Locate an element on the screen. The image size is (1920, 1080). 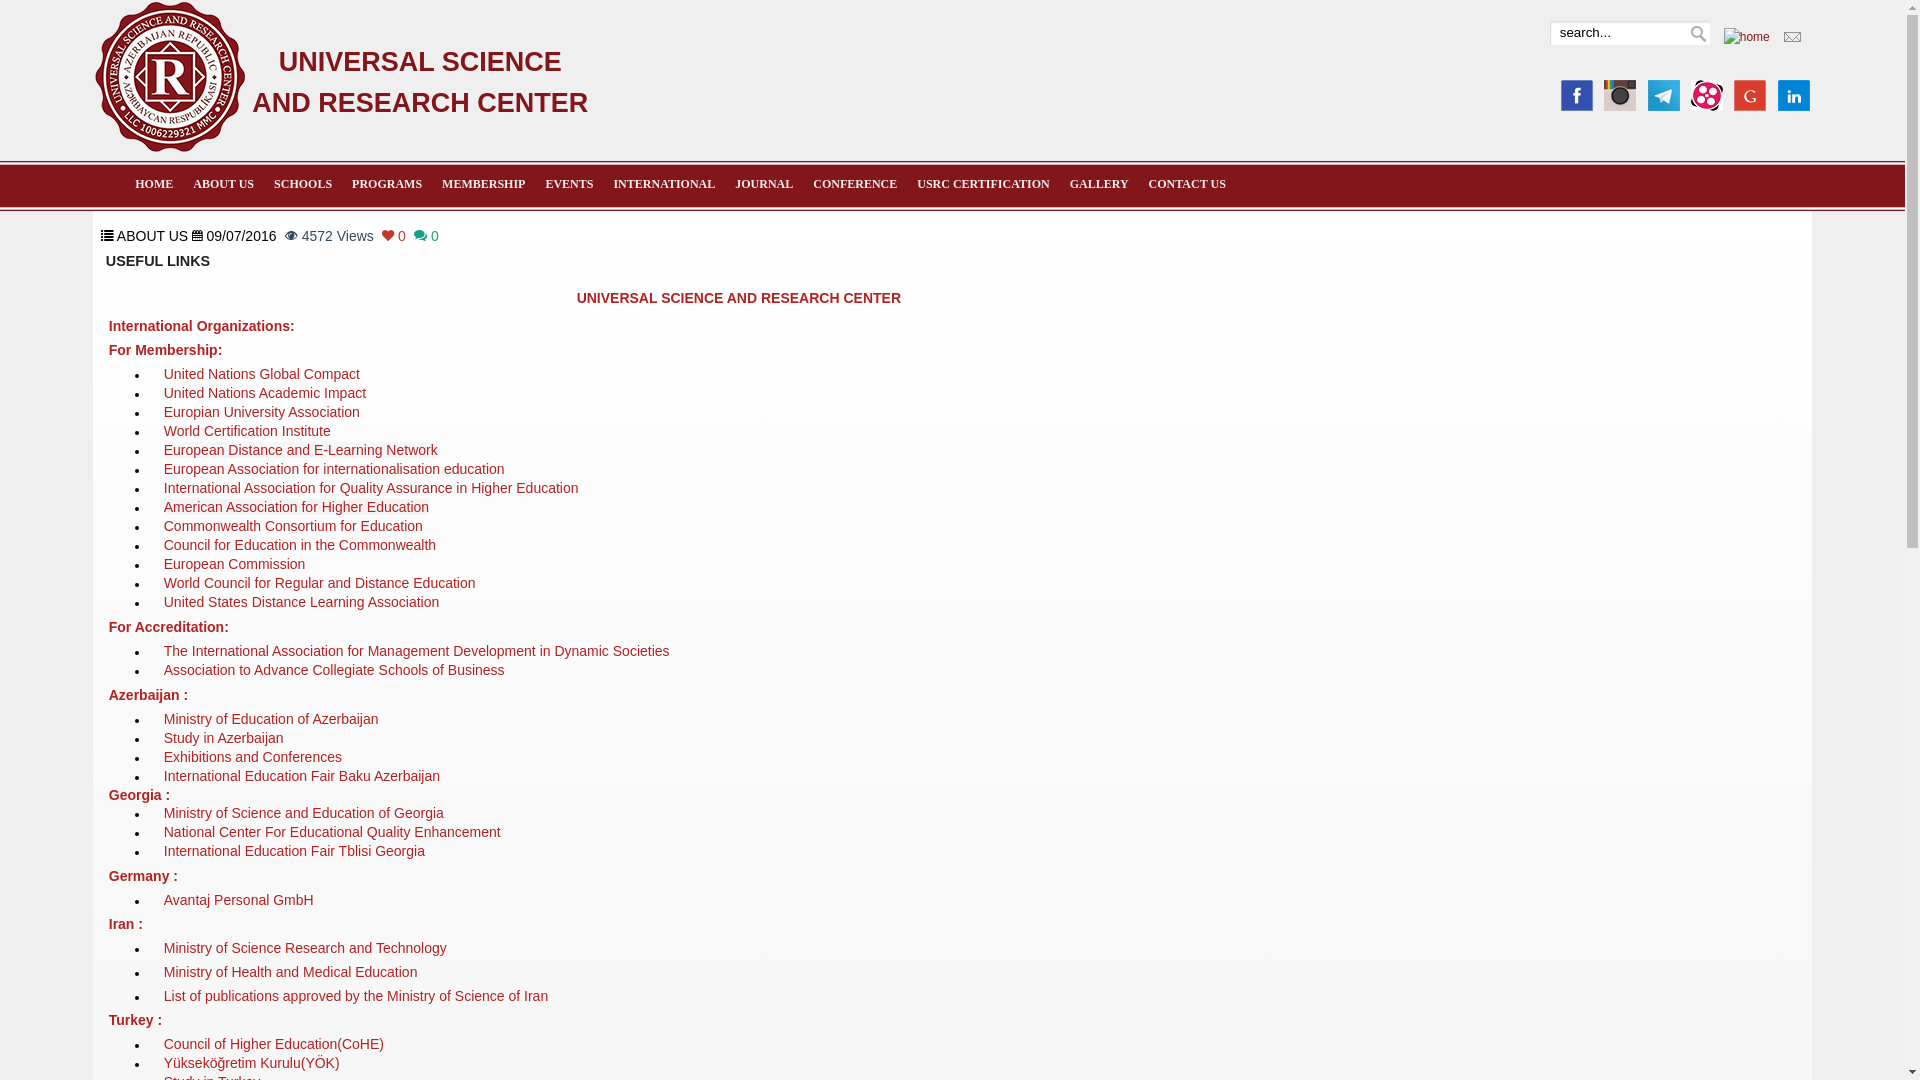
'ABOUT US' is located at coordinates (223, 184).